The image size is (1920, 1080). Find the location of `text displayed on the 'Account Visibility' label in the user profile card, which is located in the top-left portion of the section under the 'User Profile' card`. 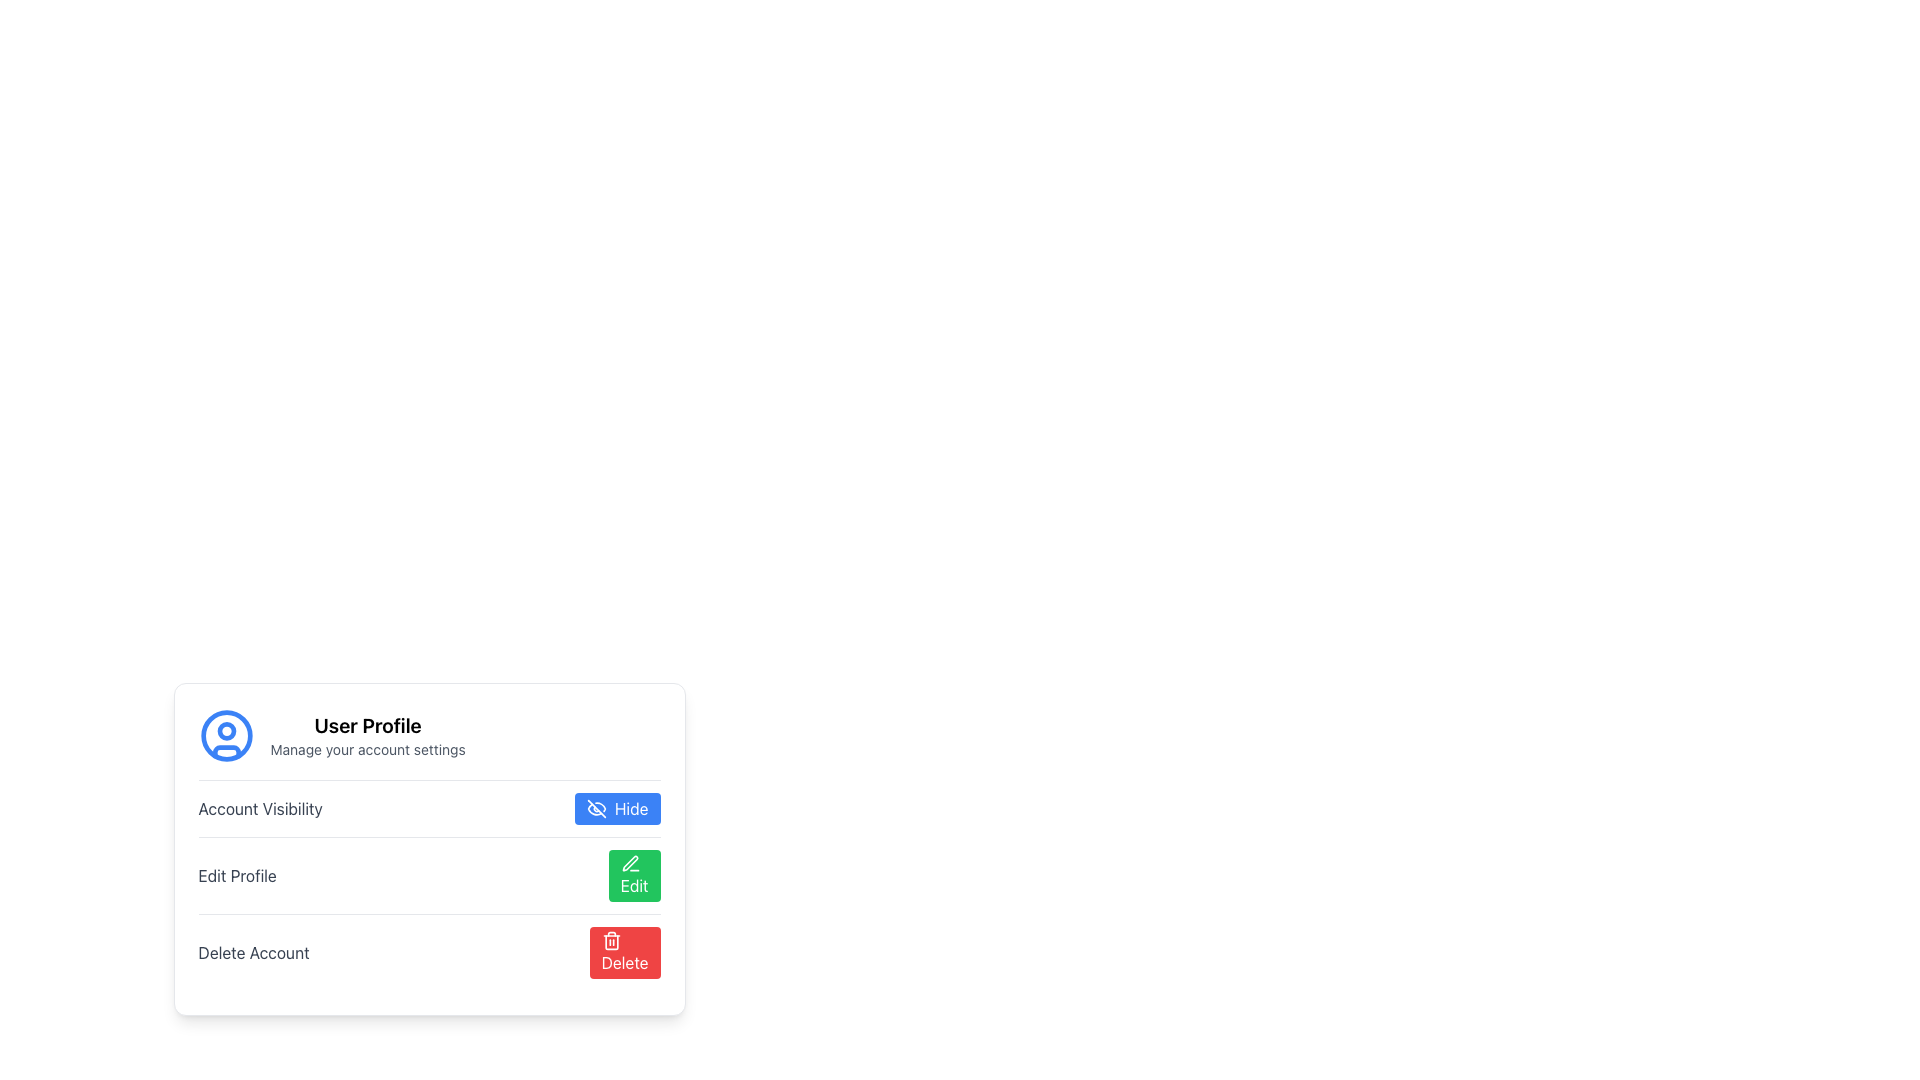

text displayed on the 'Account Visibility' label in the user profile card, which is located in the top-left portion of the section under the 'User Profile' card is located at coordinates (259, 808).